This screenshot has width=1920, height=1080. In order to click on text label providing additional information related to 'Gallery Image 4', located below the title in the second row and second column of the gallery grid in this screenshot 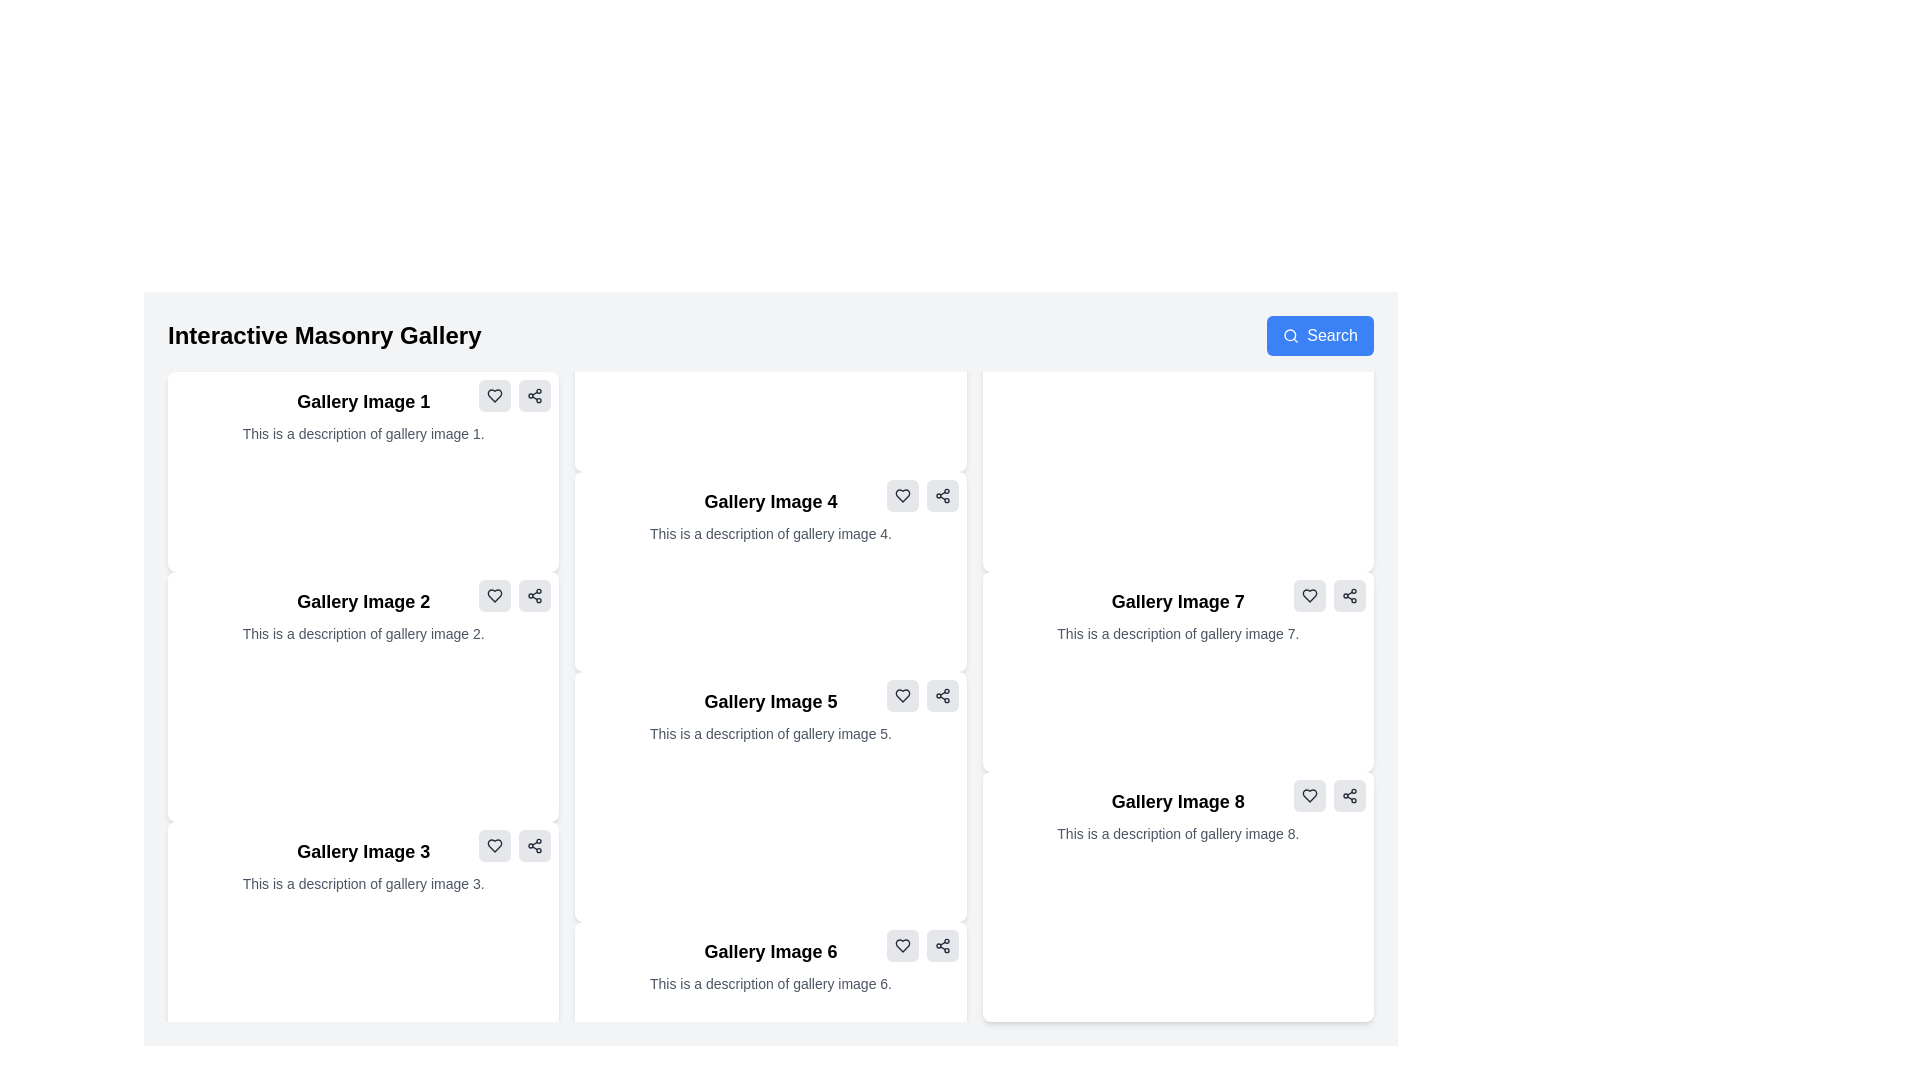, I will do `click(770, 532)`.